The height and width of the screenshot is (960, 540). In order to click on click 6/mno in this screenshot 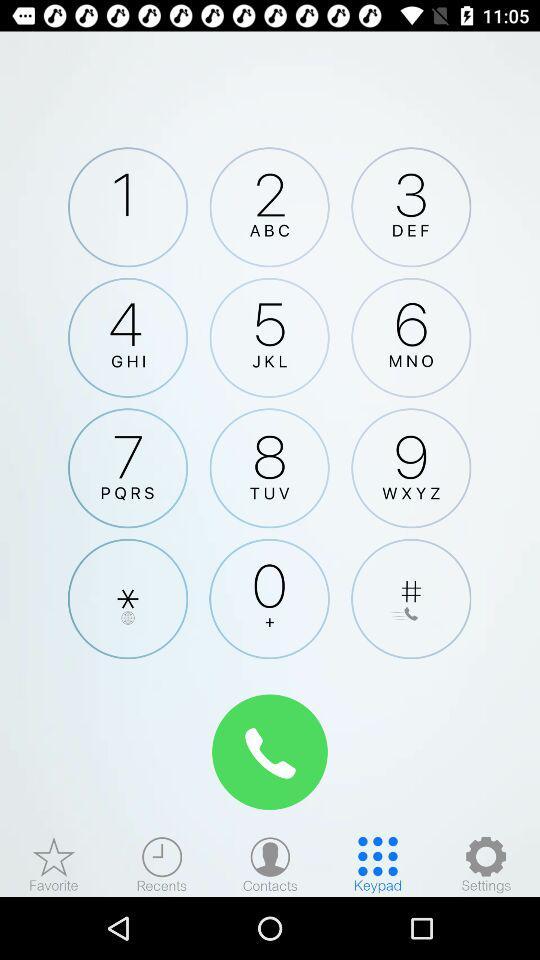, I will do `click(410, 337)`.